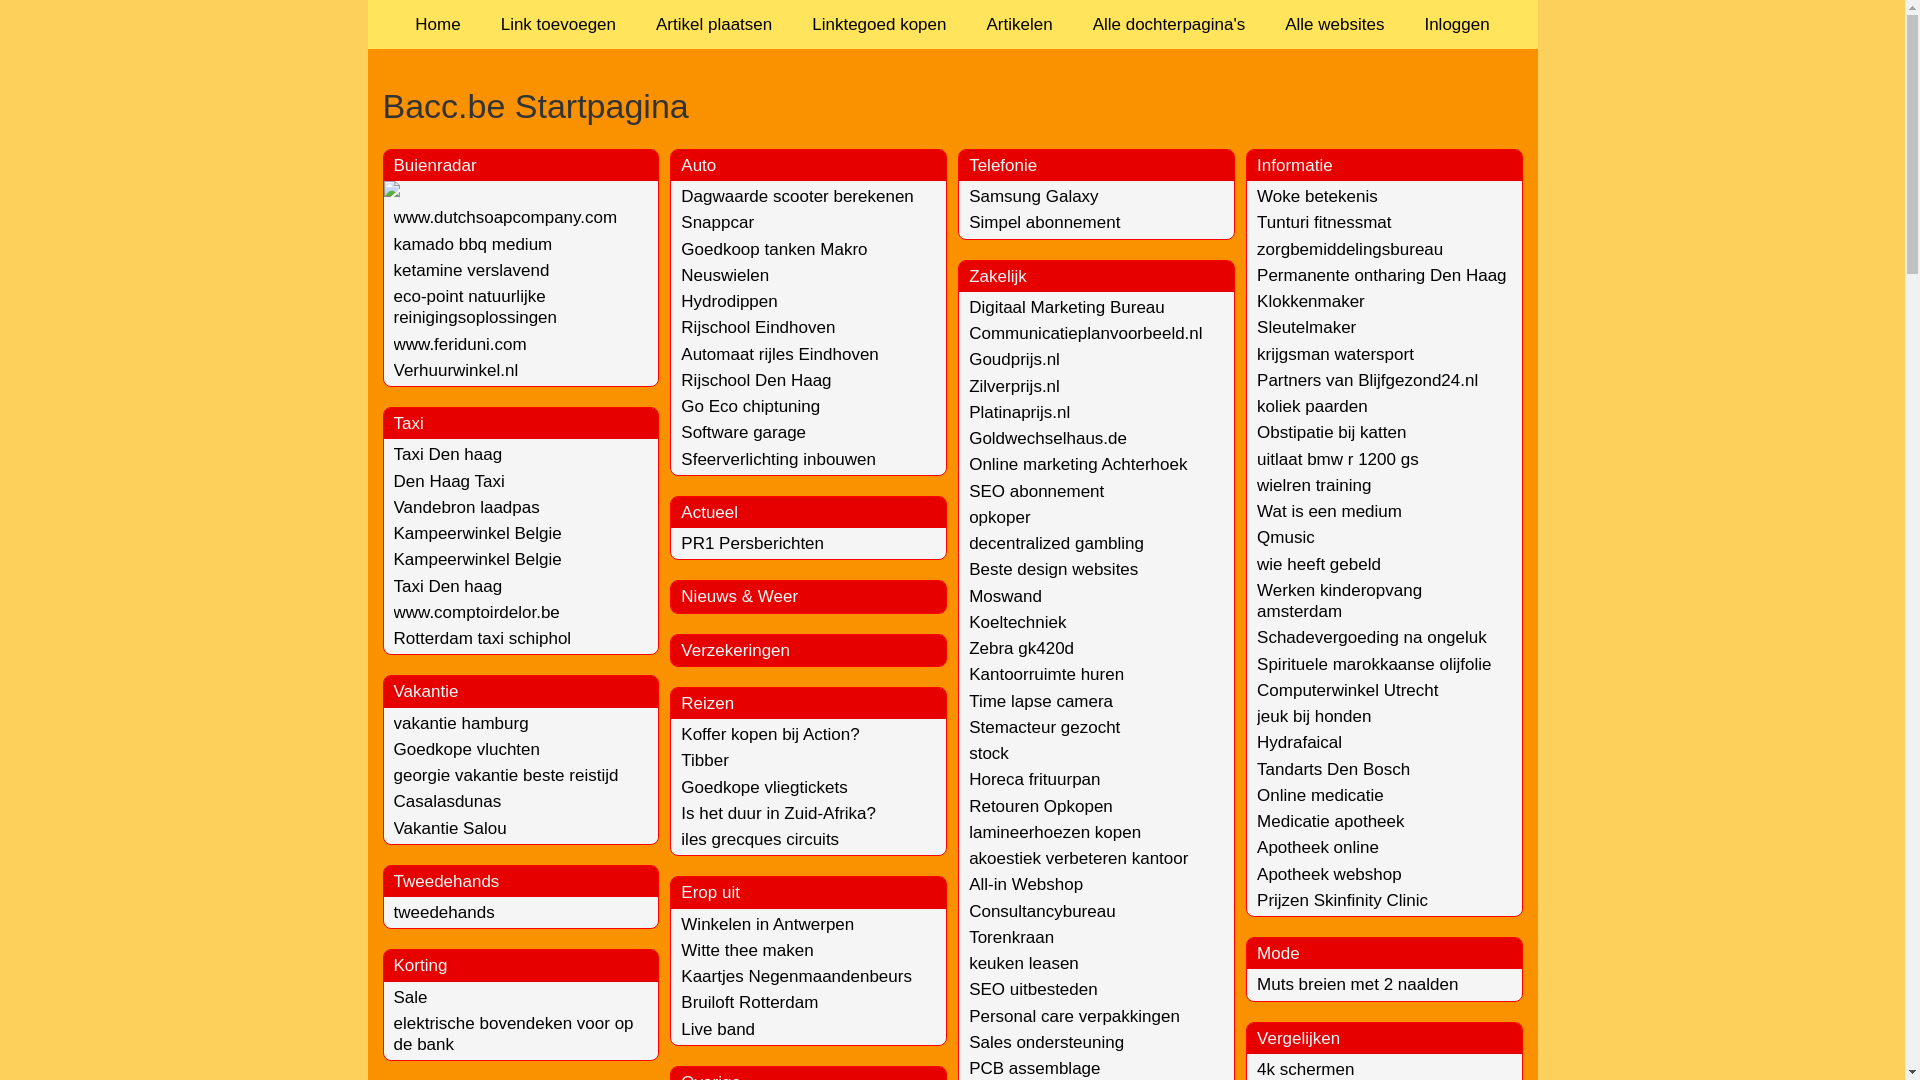  What do you see at coordinates (1306, 326) in the screenshot?
I see `'Sleutelmaker'` at bounding box center [1306, 326].